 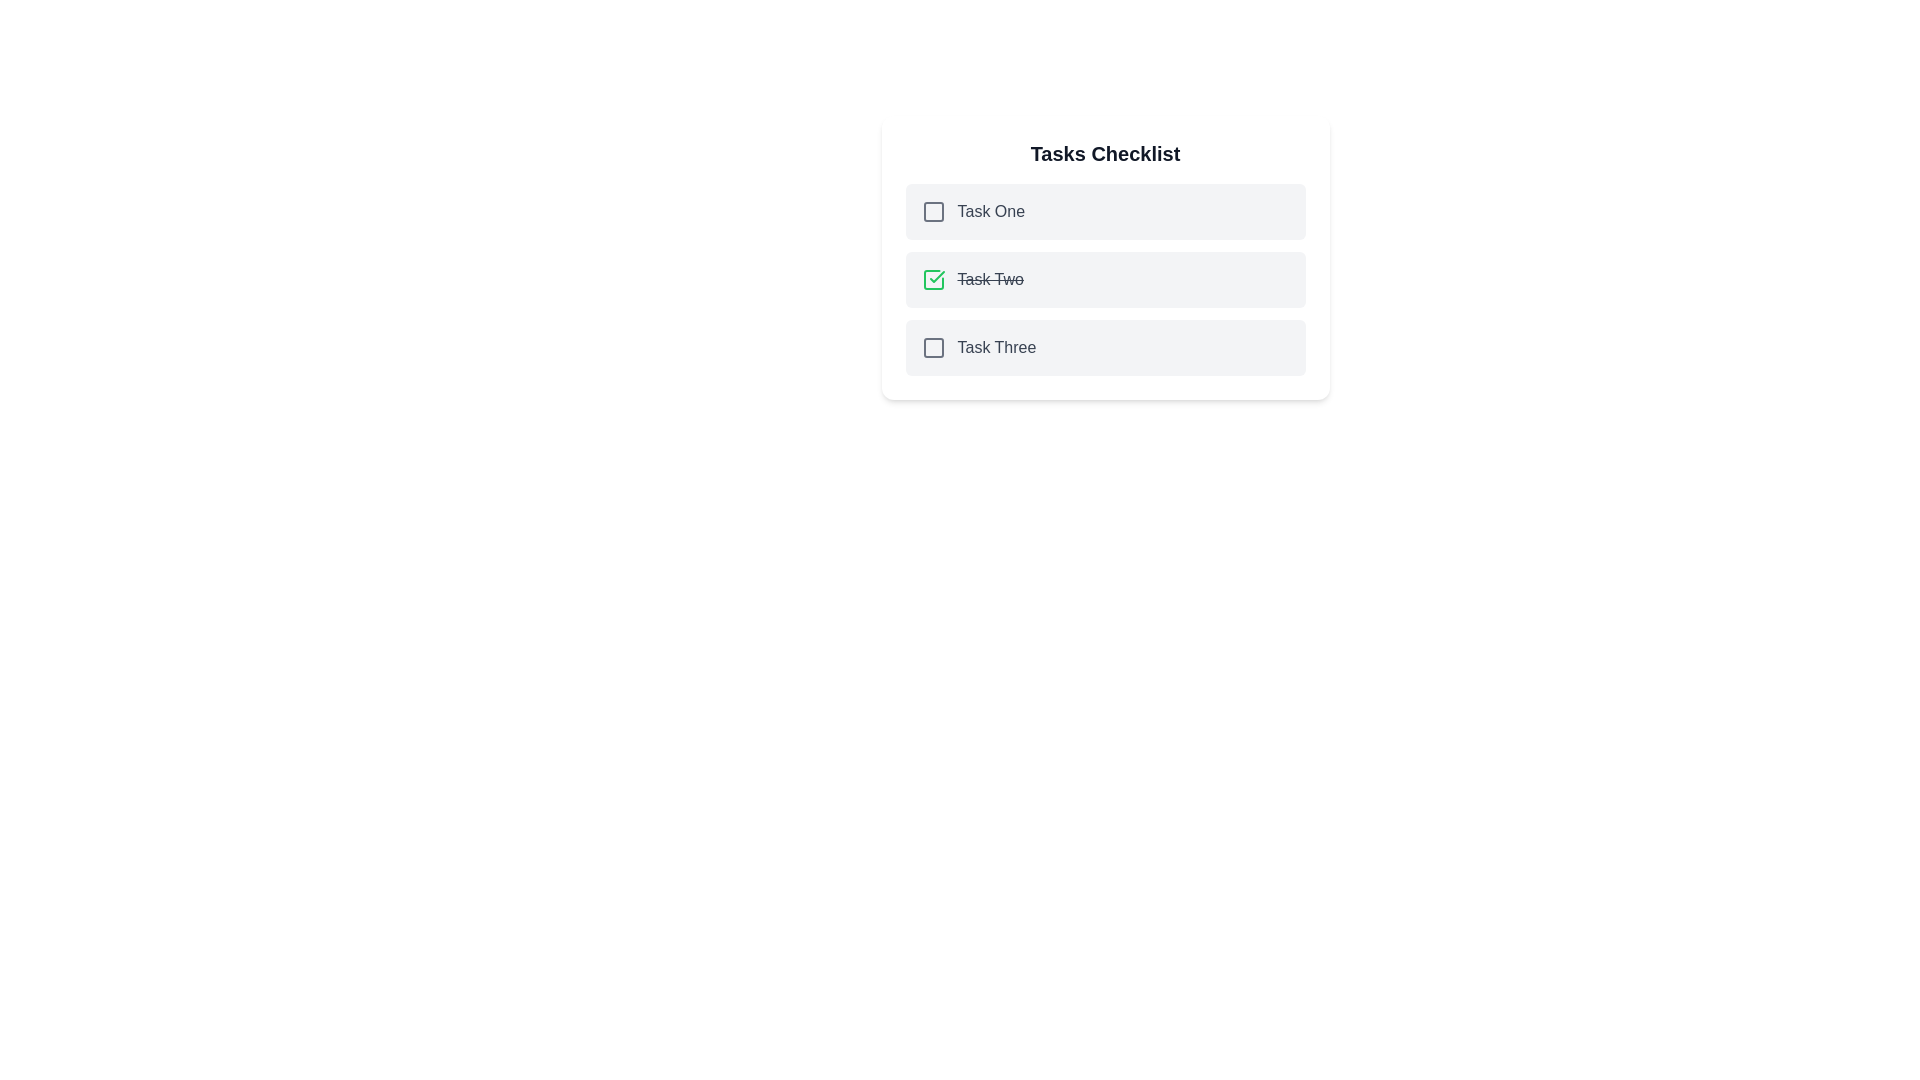 I want to click on text 'Task One' which is the first item in the 'Tasks Checklist.', so click(x=991, y=212).